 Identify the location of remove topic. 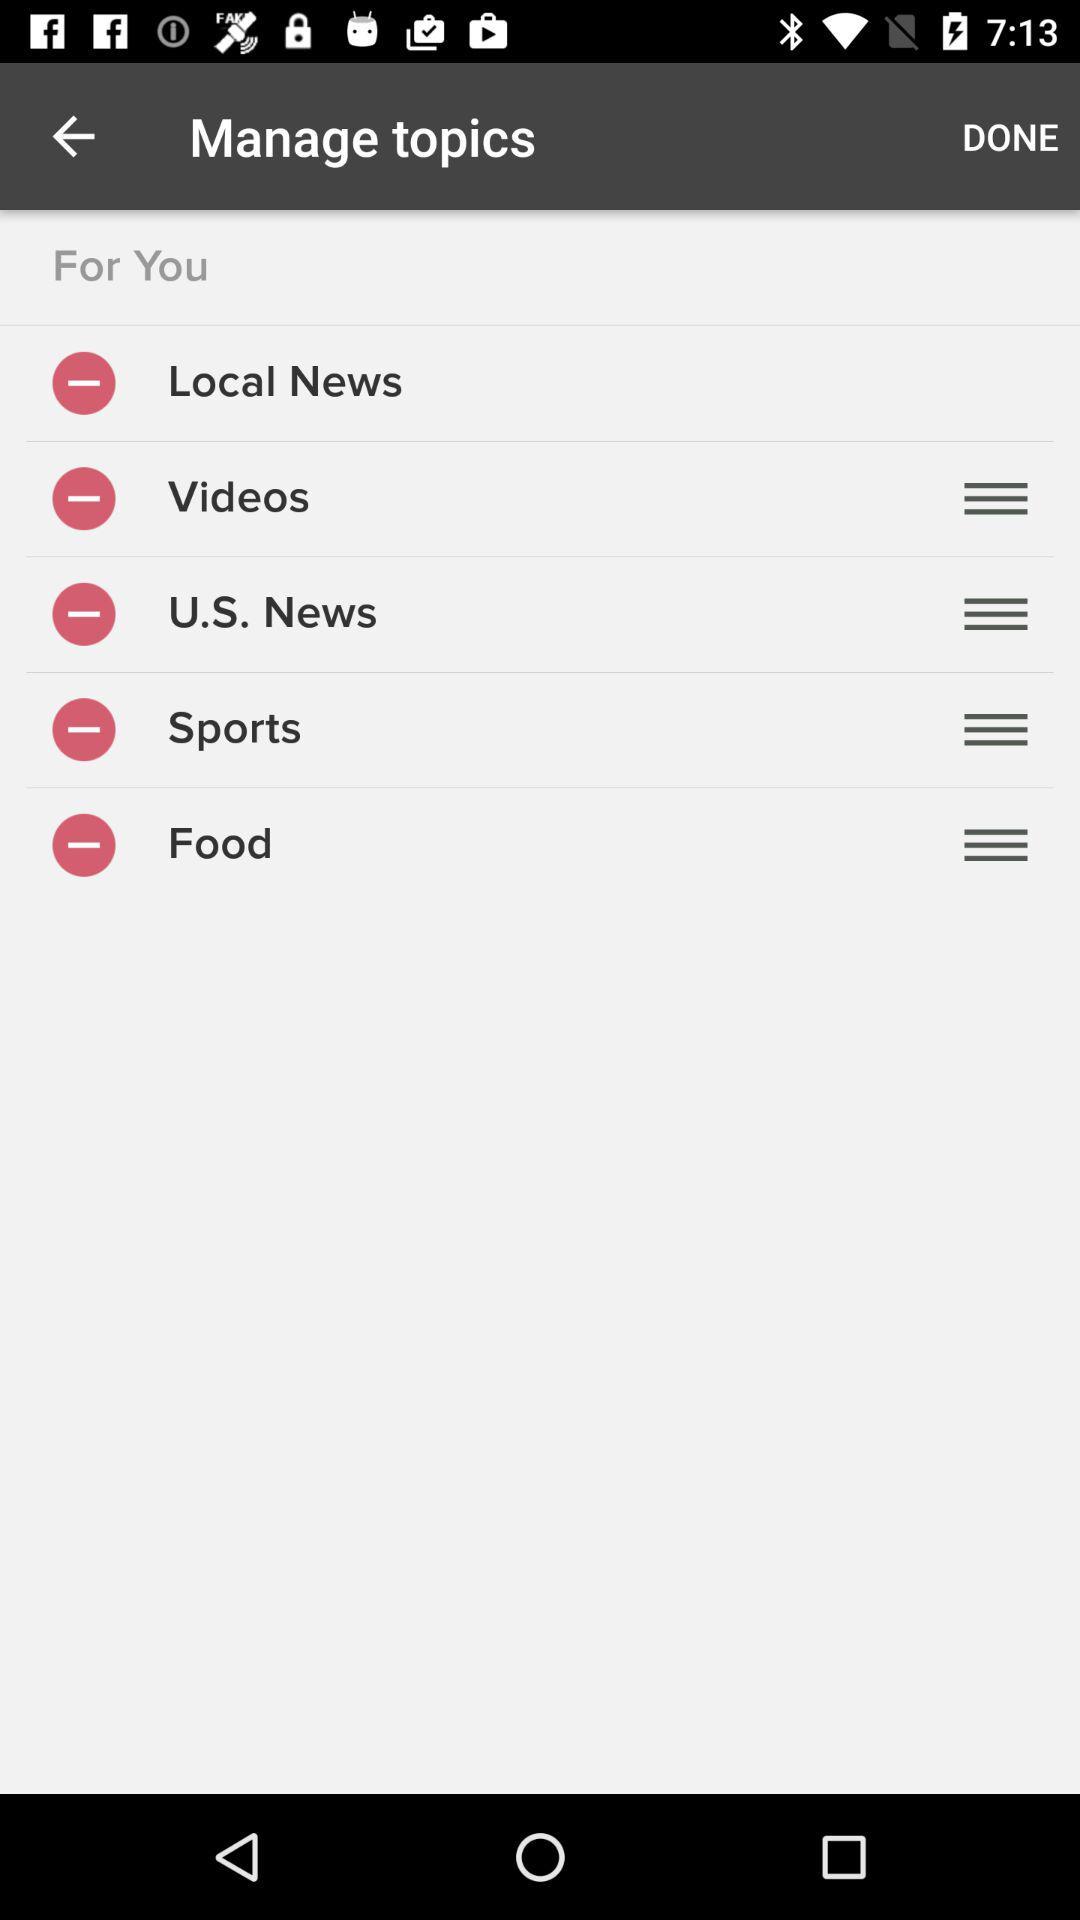
(83, 845).